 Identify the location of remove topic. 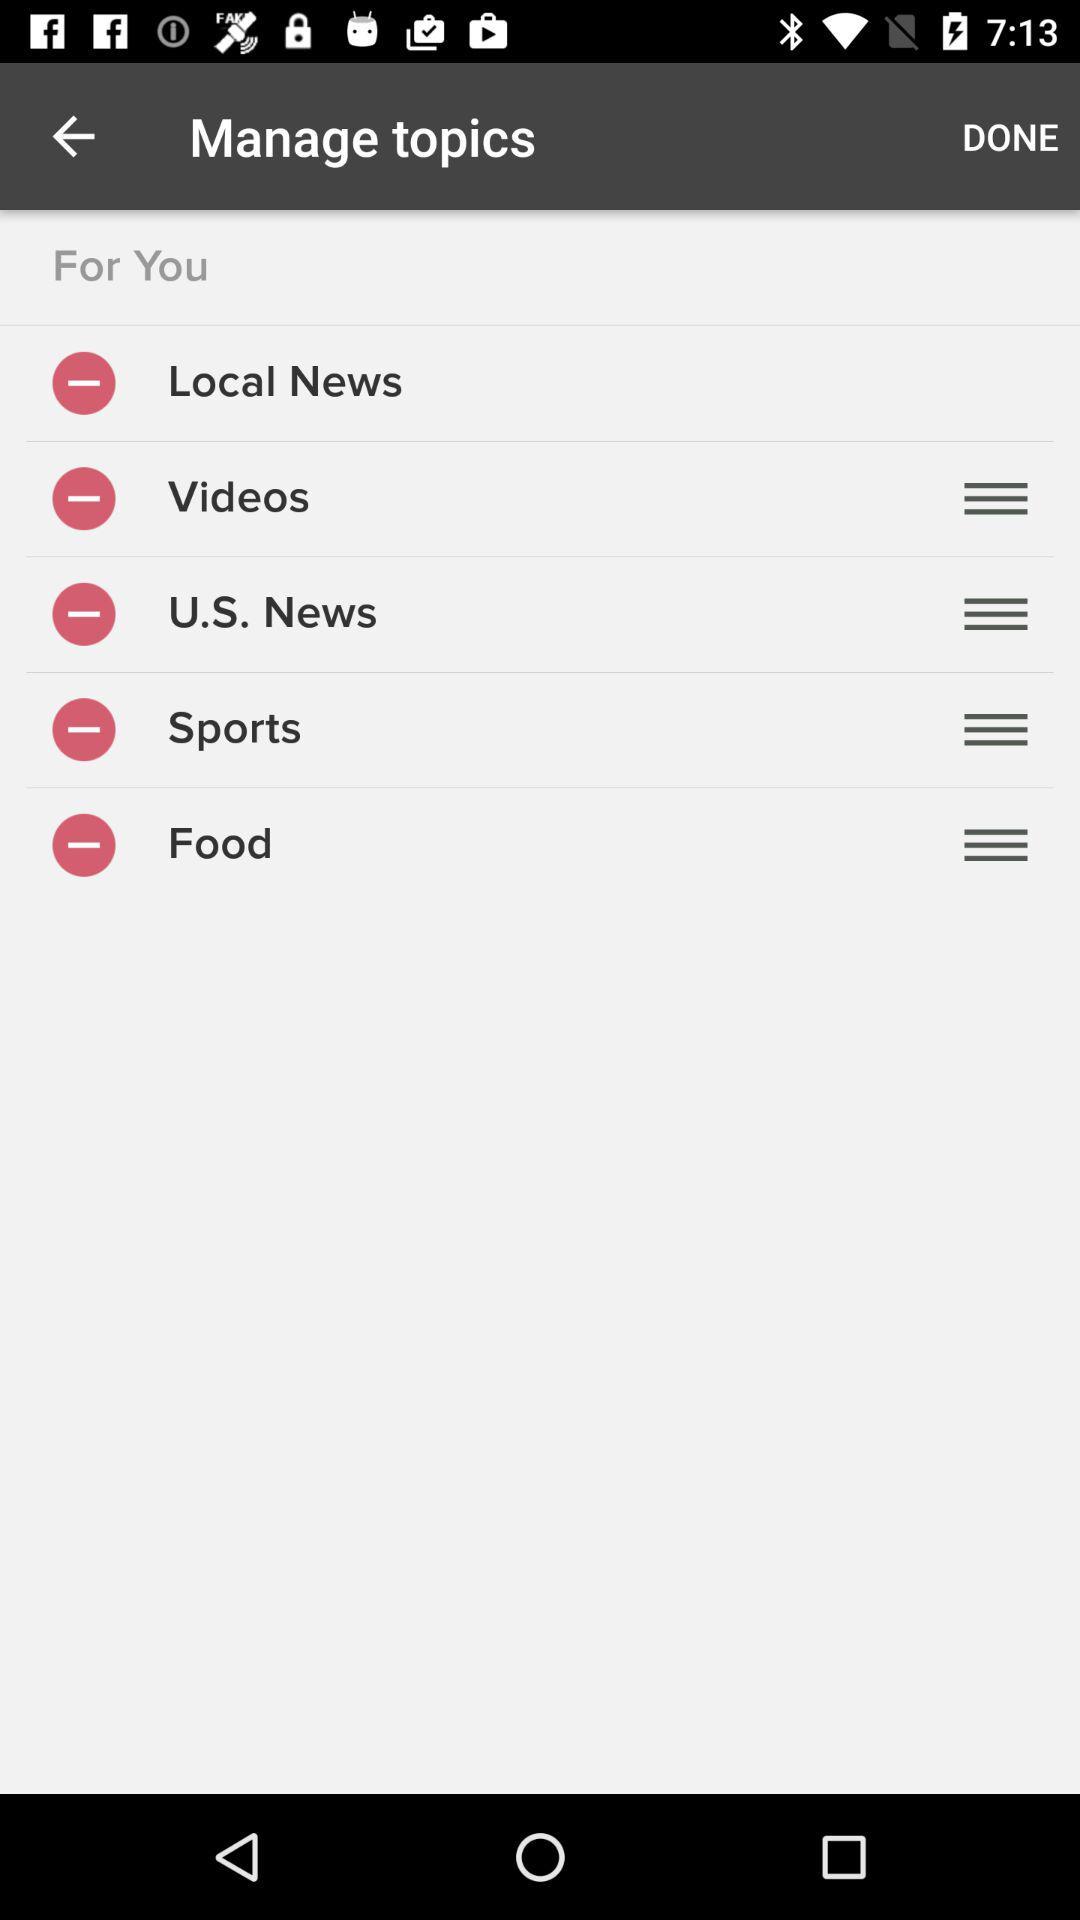
(83, 845).